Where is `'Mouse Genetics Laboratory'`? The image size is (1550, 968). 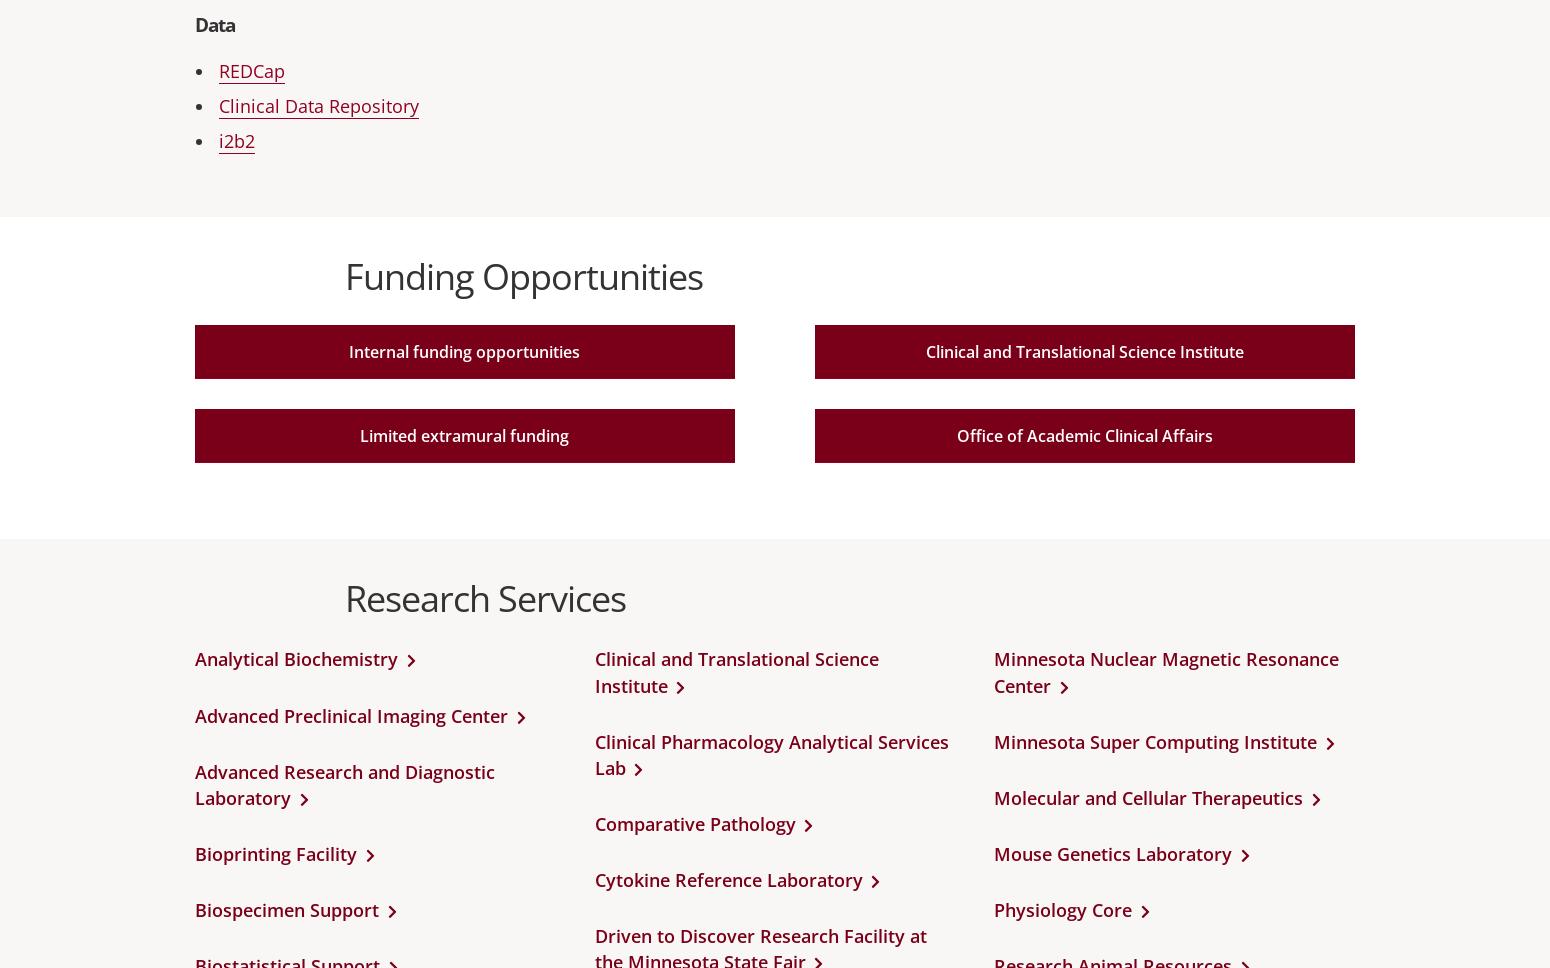
'Mouse Genetics Laboratory' is located at coordinates (1112, 852).